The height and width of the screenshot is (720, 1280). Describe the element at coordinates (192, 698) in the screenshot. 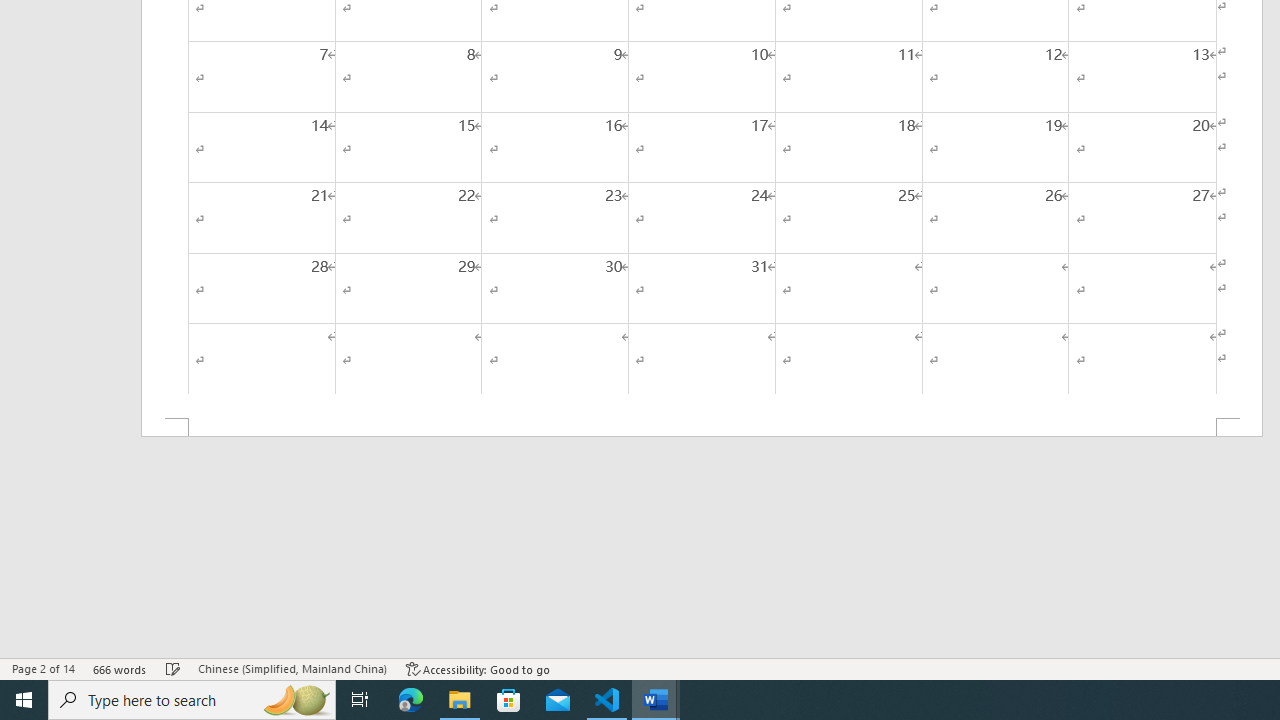

I see `'Type here to search'` at that location.